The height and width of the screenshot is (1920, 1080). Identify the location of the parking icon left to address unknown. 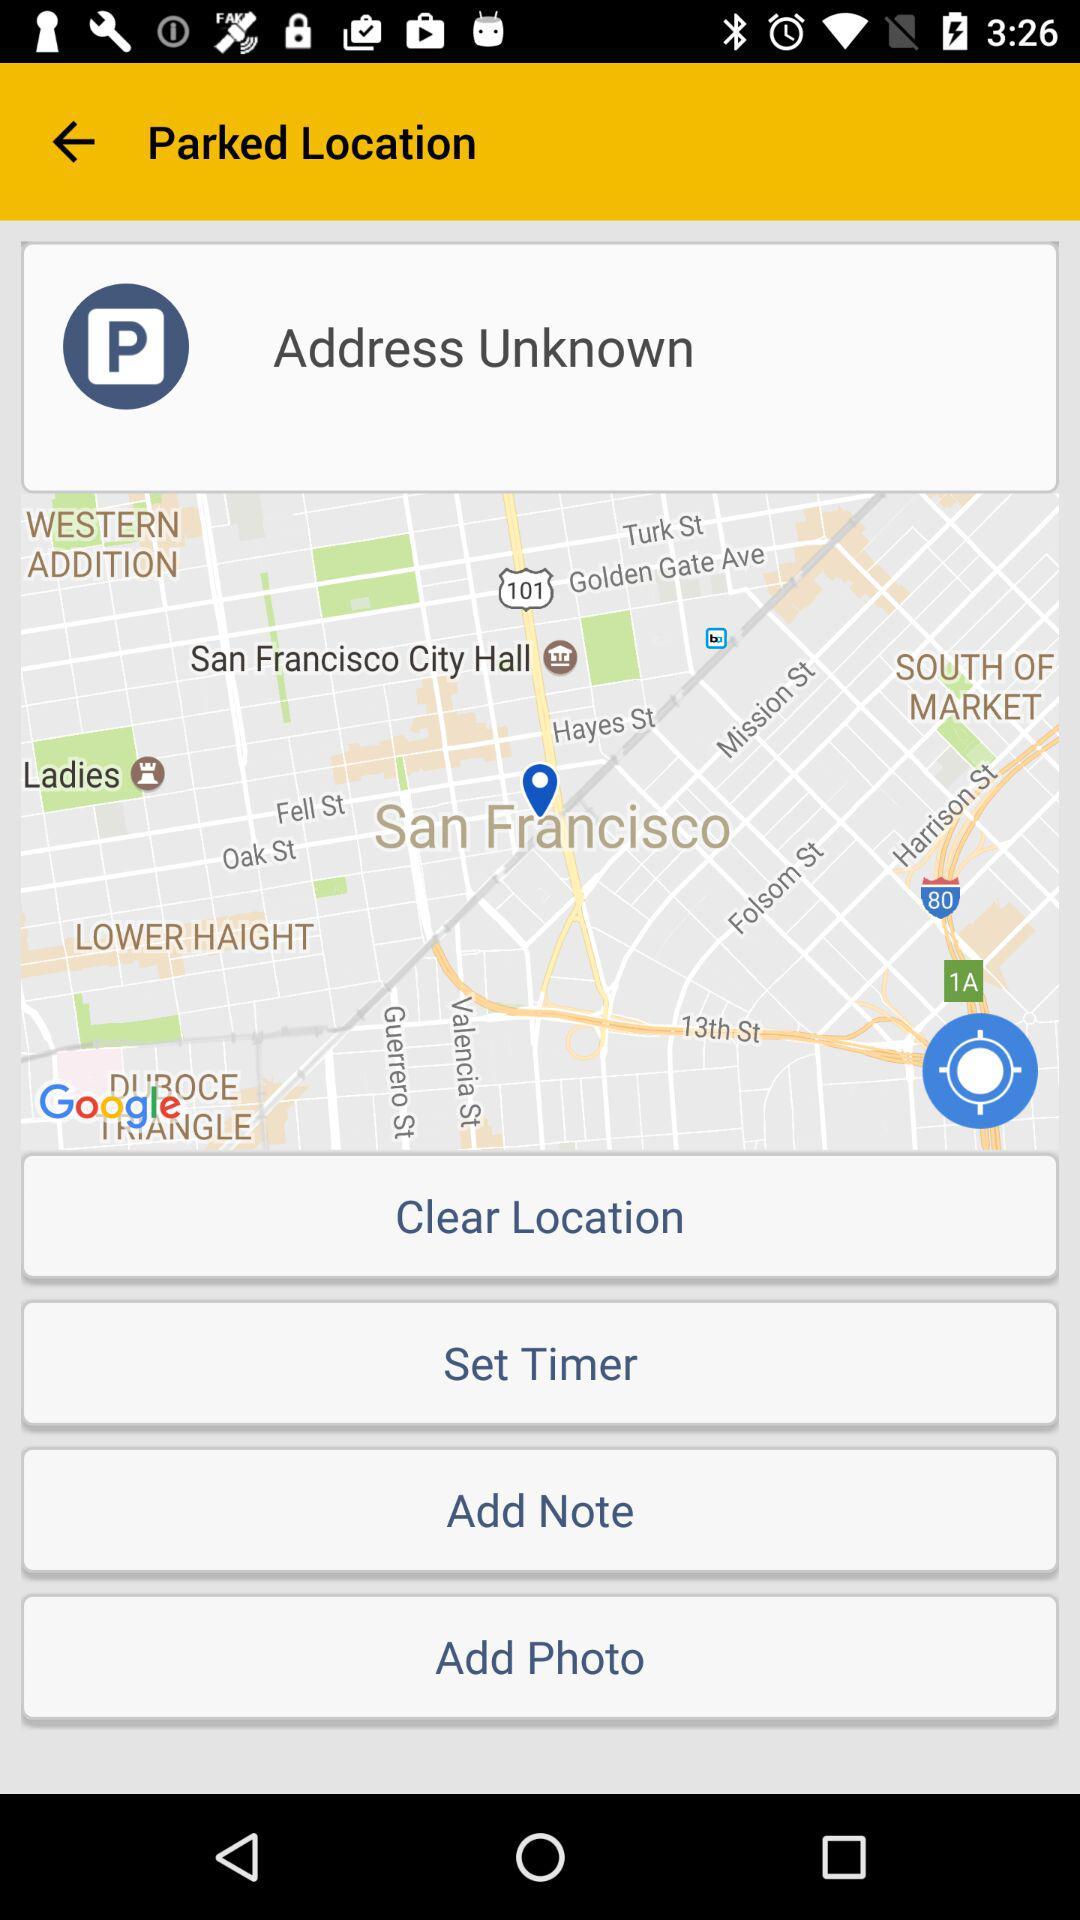
(126, 346).